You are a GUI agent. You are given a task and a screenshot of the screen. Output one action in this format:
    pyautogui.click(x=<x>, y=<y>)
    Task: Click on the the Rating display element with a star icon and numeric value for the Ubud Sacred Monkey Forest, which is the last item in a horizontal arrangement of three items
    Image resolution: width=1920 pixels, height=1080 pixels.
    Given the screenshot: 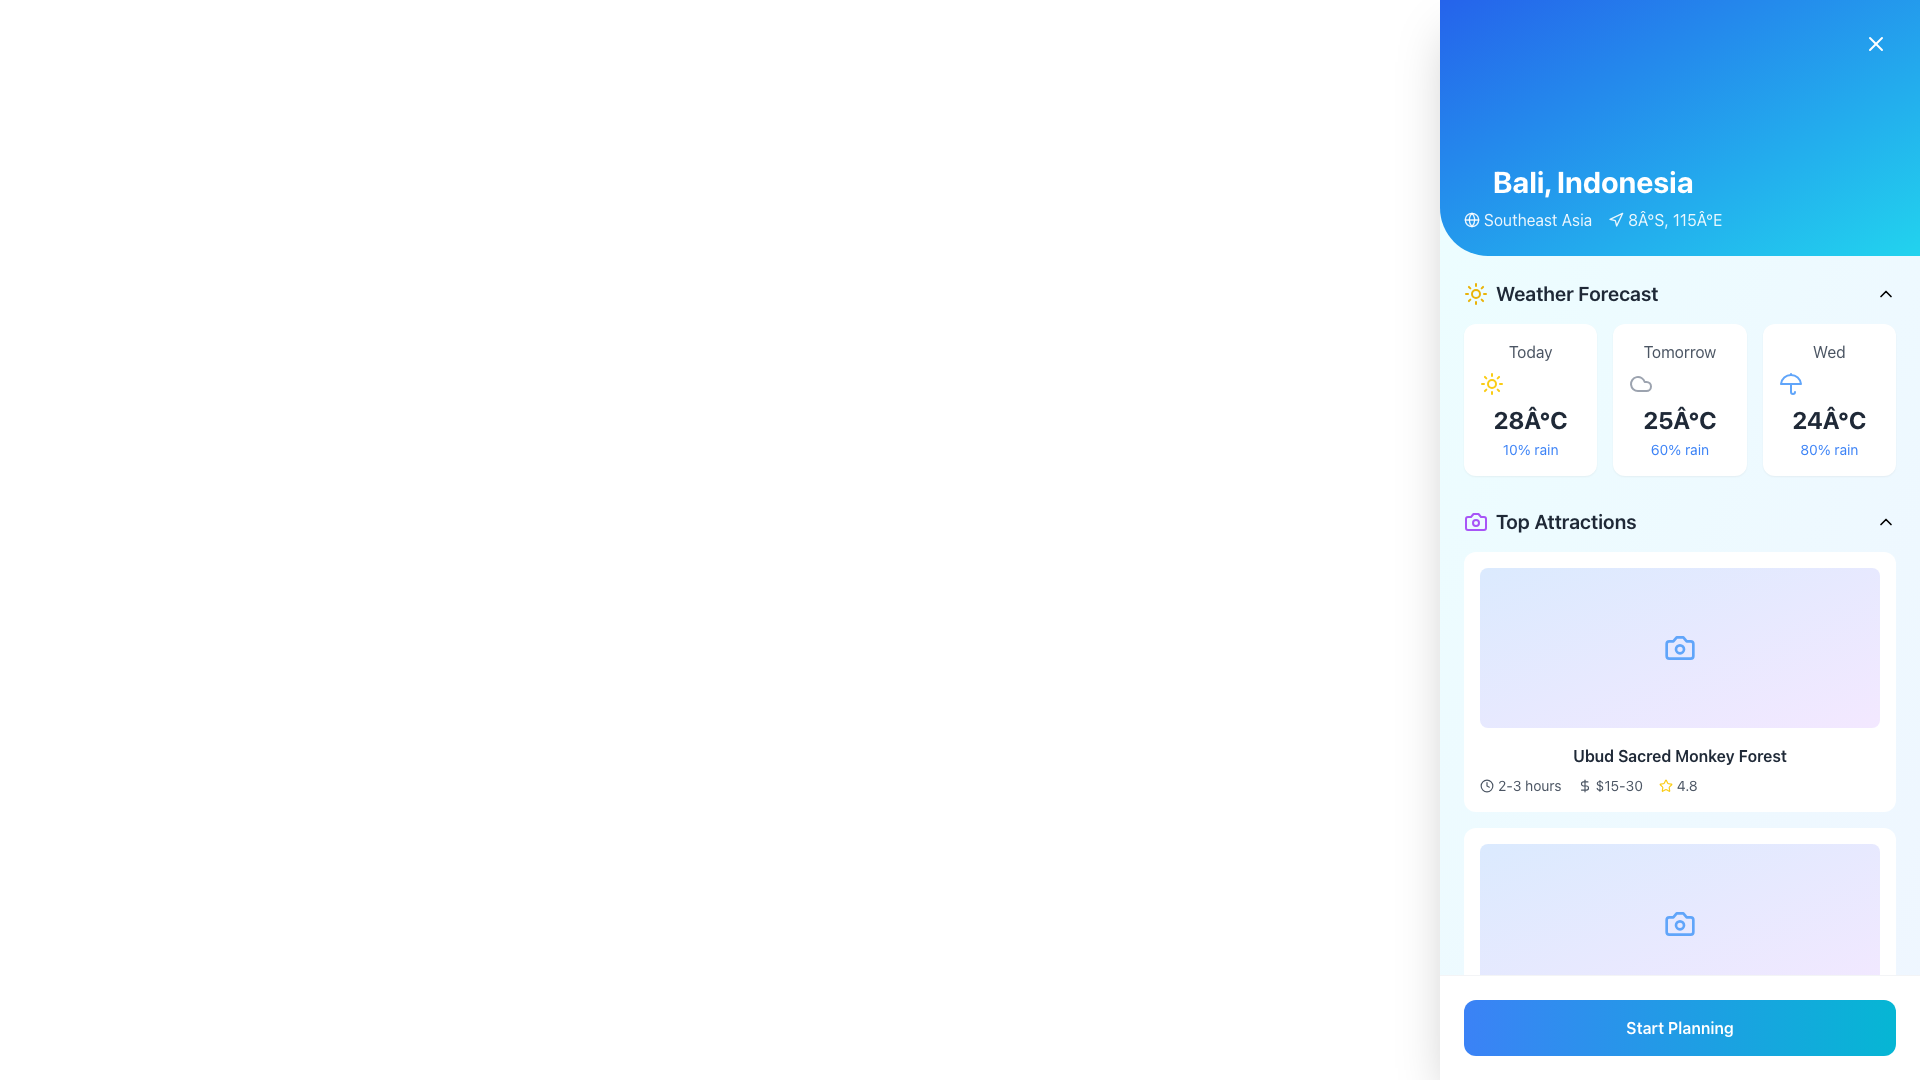 What is the action you would take?
    pyautogui.click(x=1678, y=785)
    